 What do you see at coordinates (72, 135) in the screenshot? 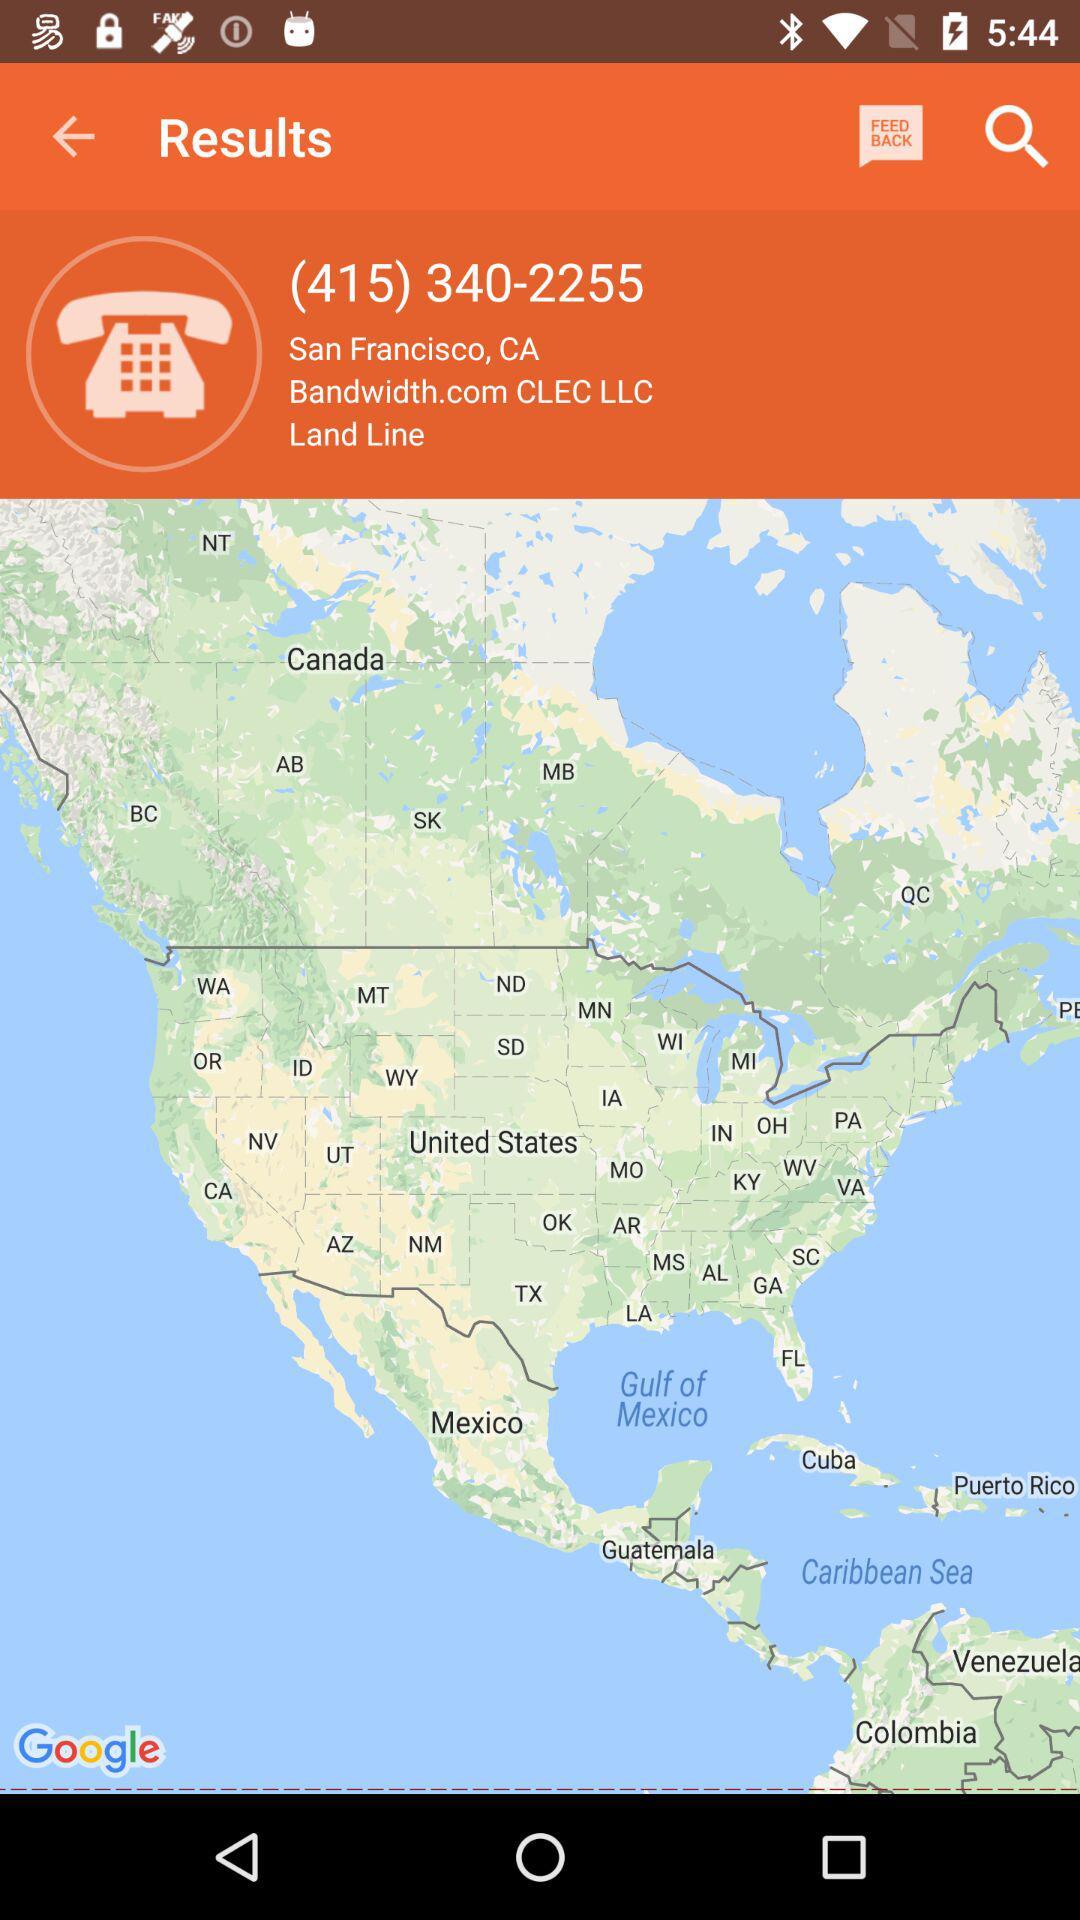
I see `the item next to the results icon` at bounding box center [72, 135].